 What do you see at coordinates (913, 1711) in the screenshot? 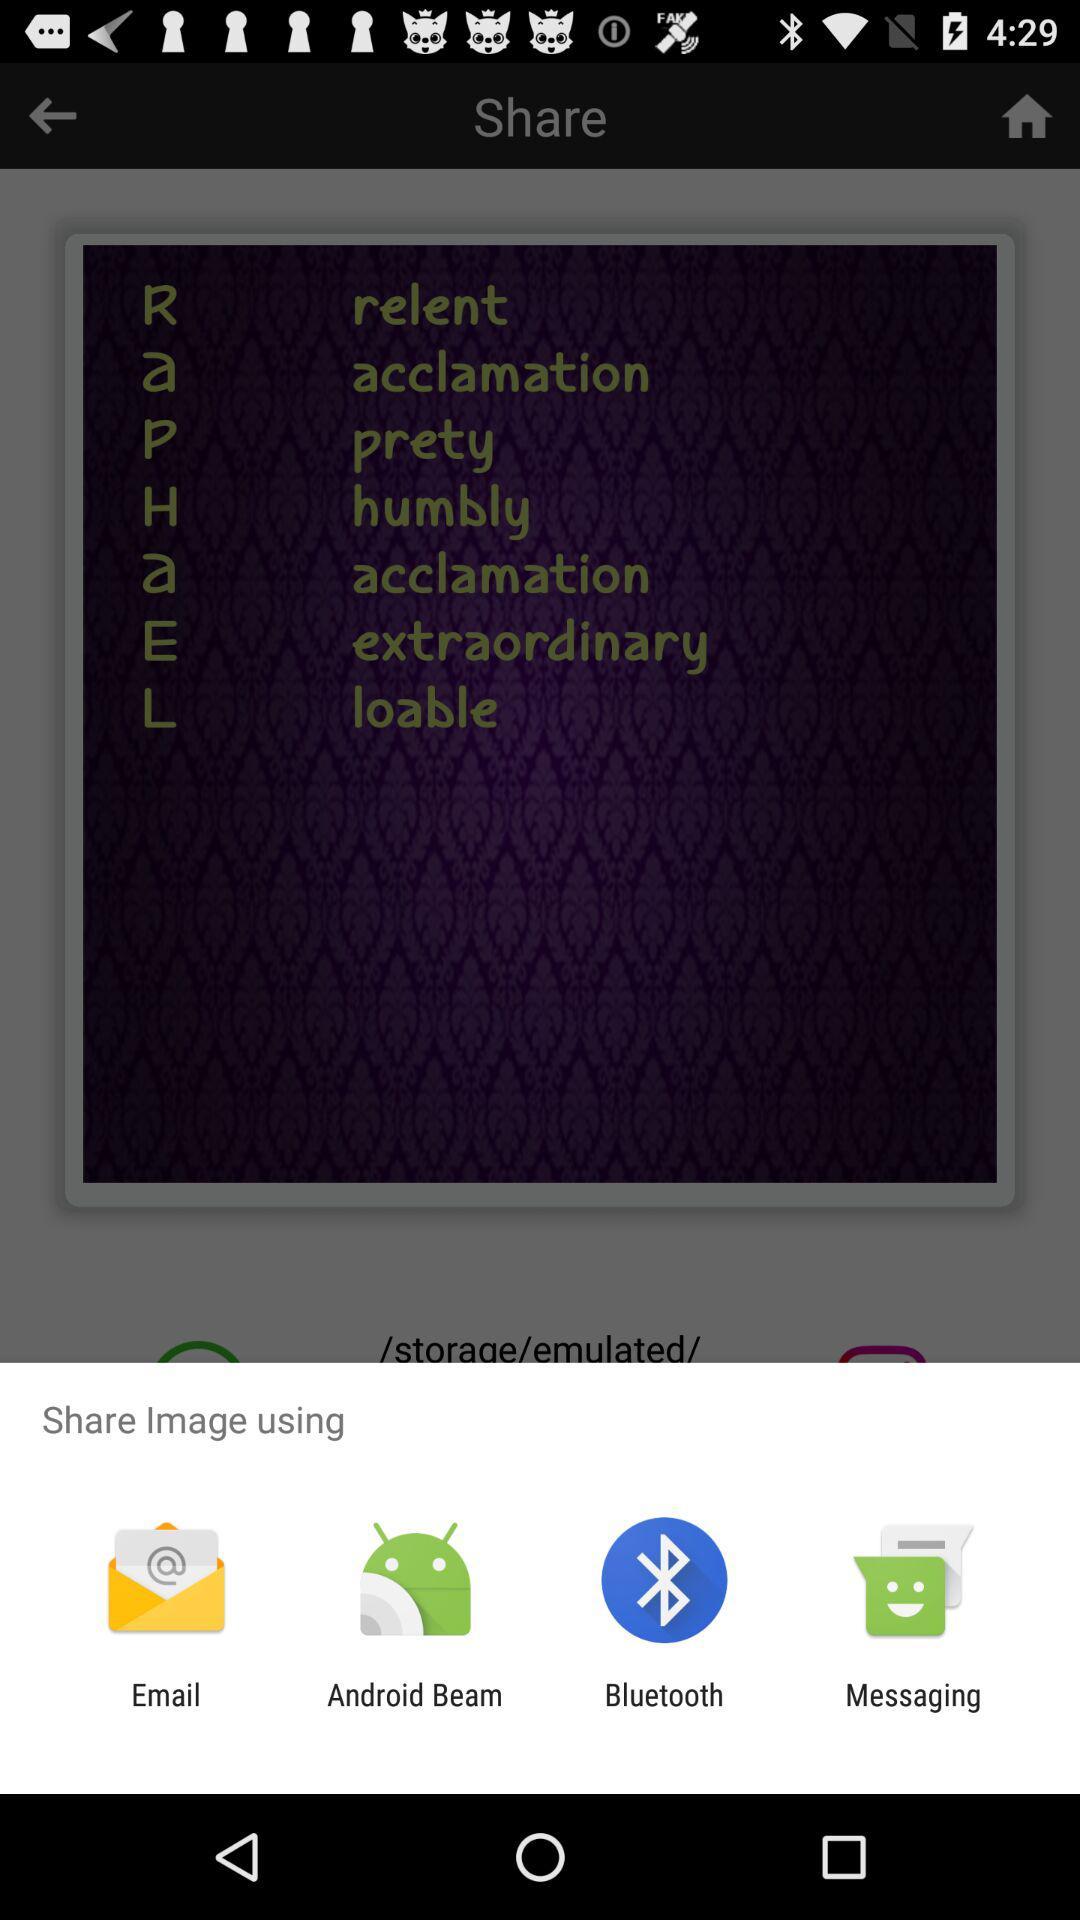
I see `the item to the right of the bluetooth app` at bounding box center [913, 1711].